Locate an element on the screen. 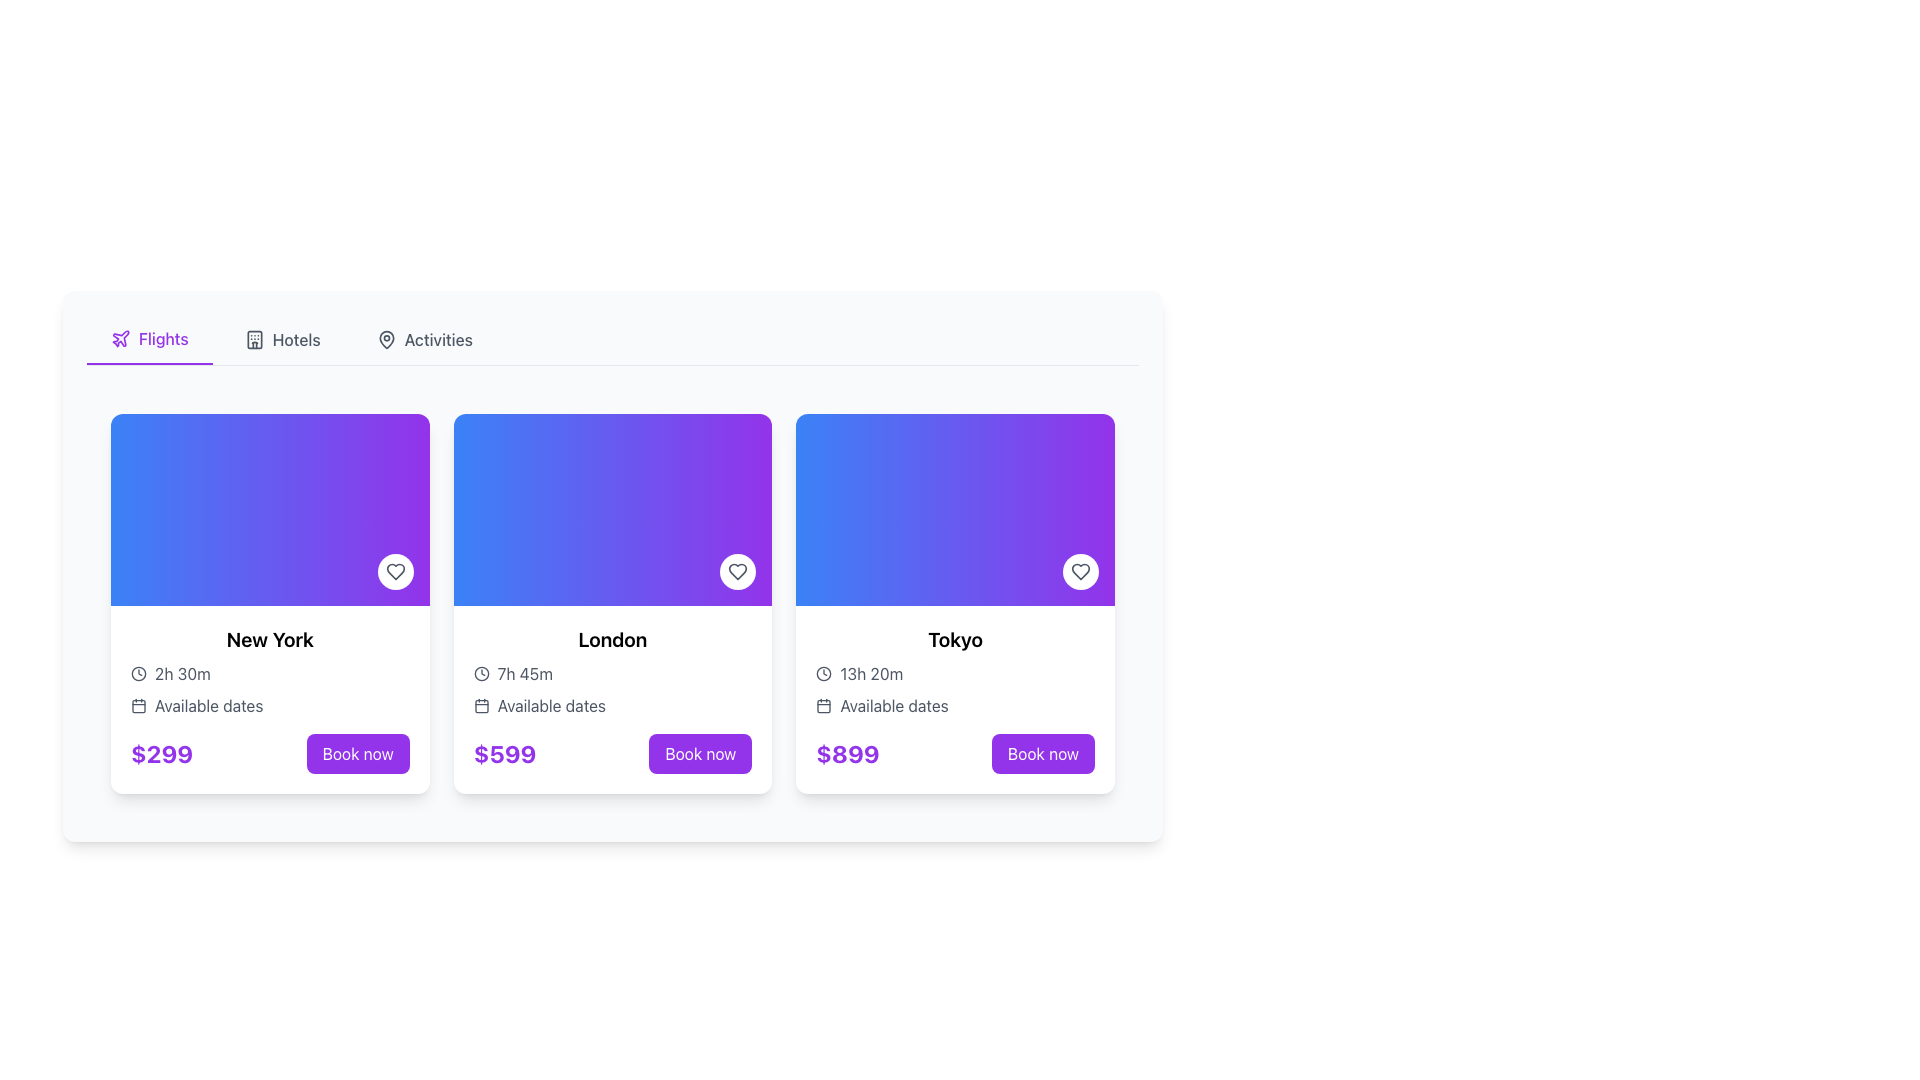  the circular button with a heart icon located at the bottom-right corner of the 'New York' card is located at coordinates (395, 571).